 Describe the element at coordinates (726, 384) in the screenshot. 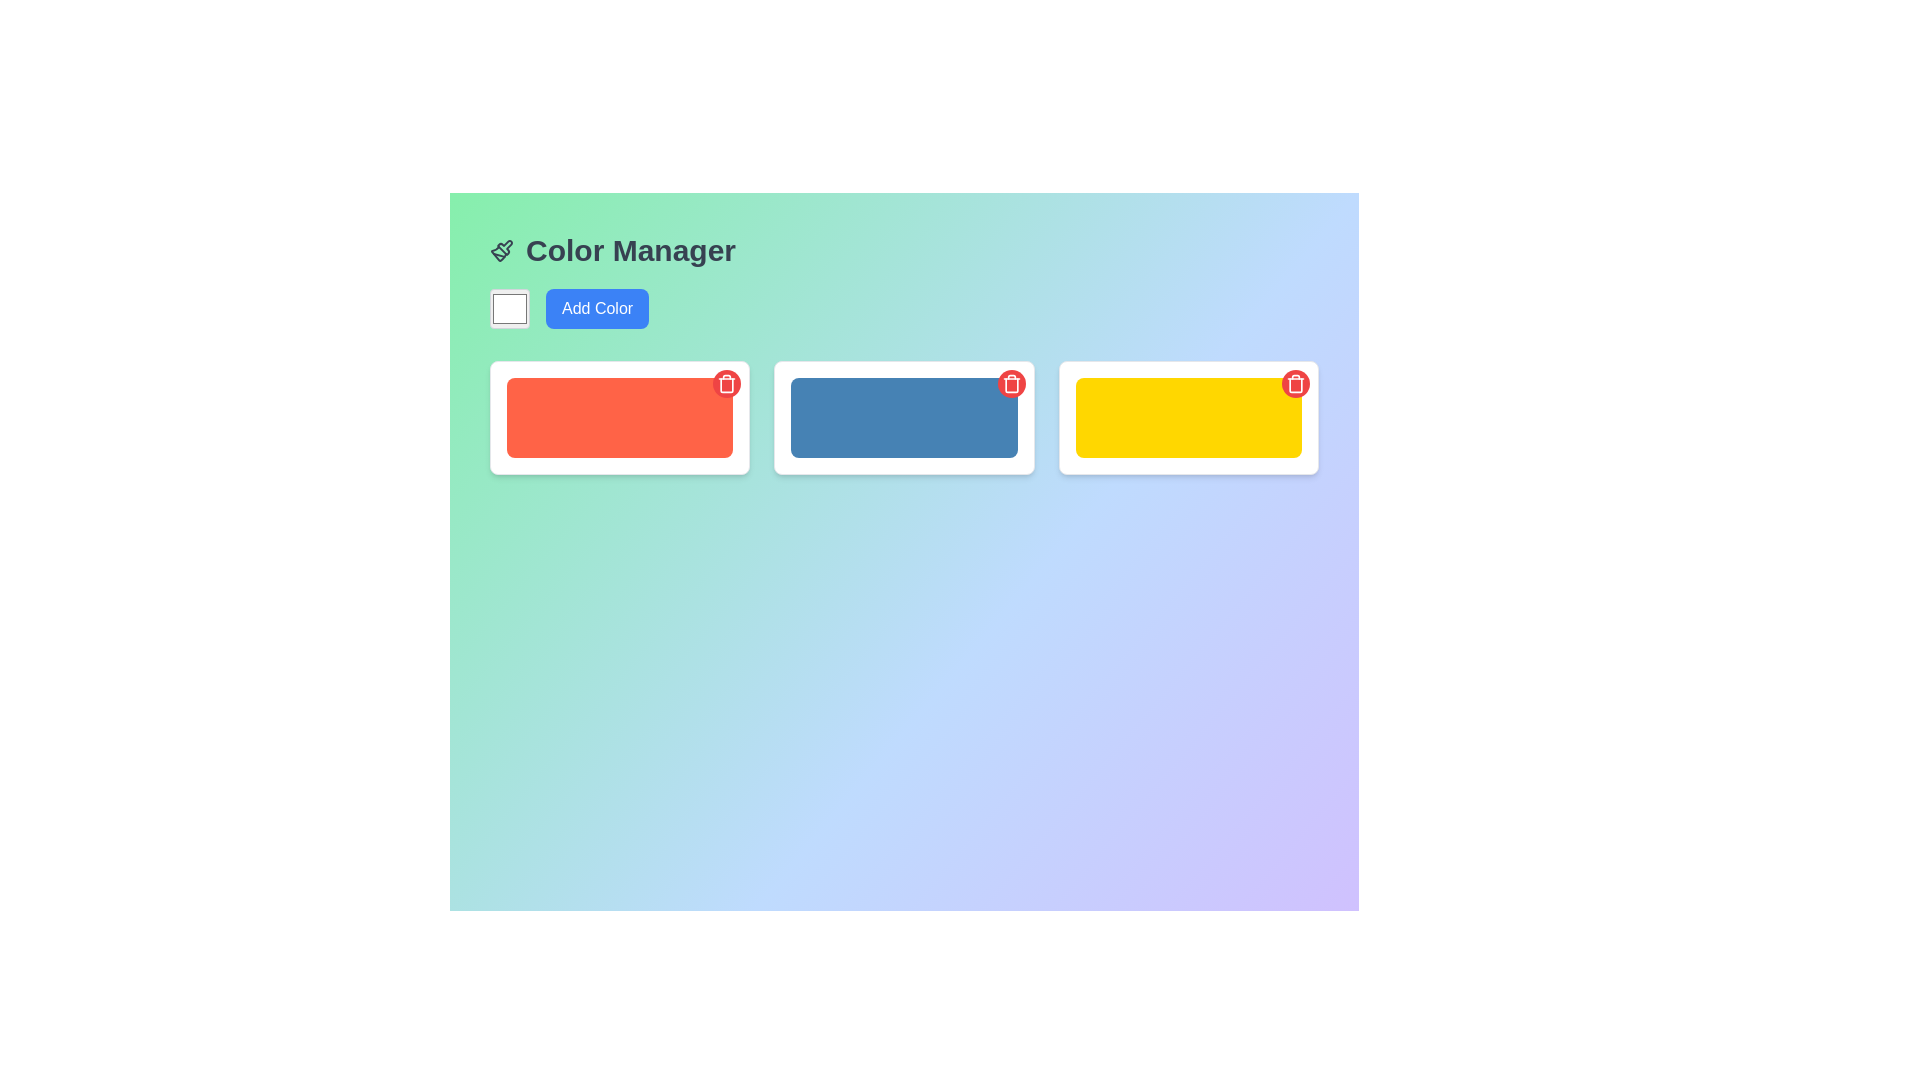

I see `the circular red button with a white trash can icon located at the top-right corner of the card` at that location.